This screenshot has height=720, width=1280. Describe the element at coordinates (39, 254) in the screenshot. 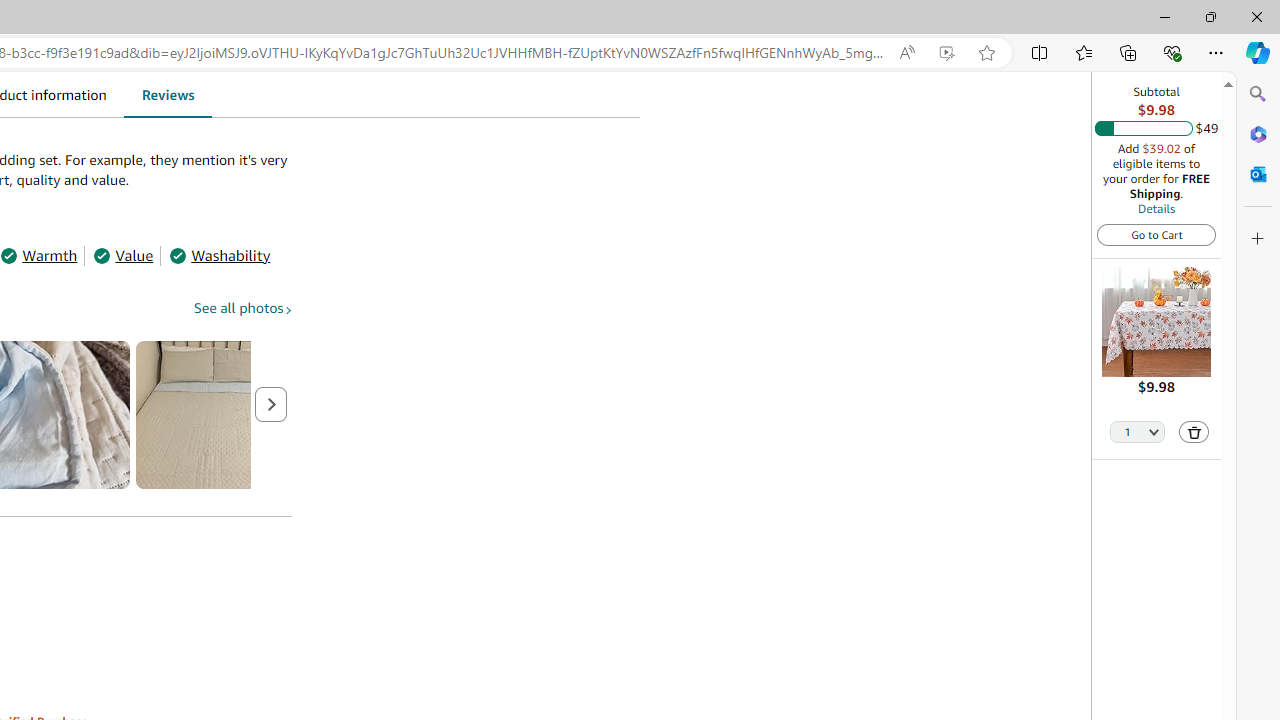

I see `'Warmth'` at that location.